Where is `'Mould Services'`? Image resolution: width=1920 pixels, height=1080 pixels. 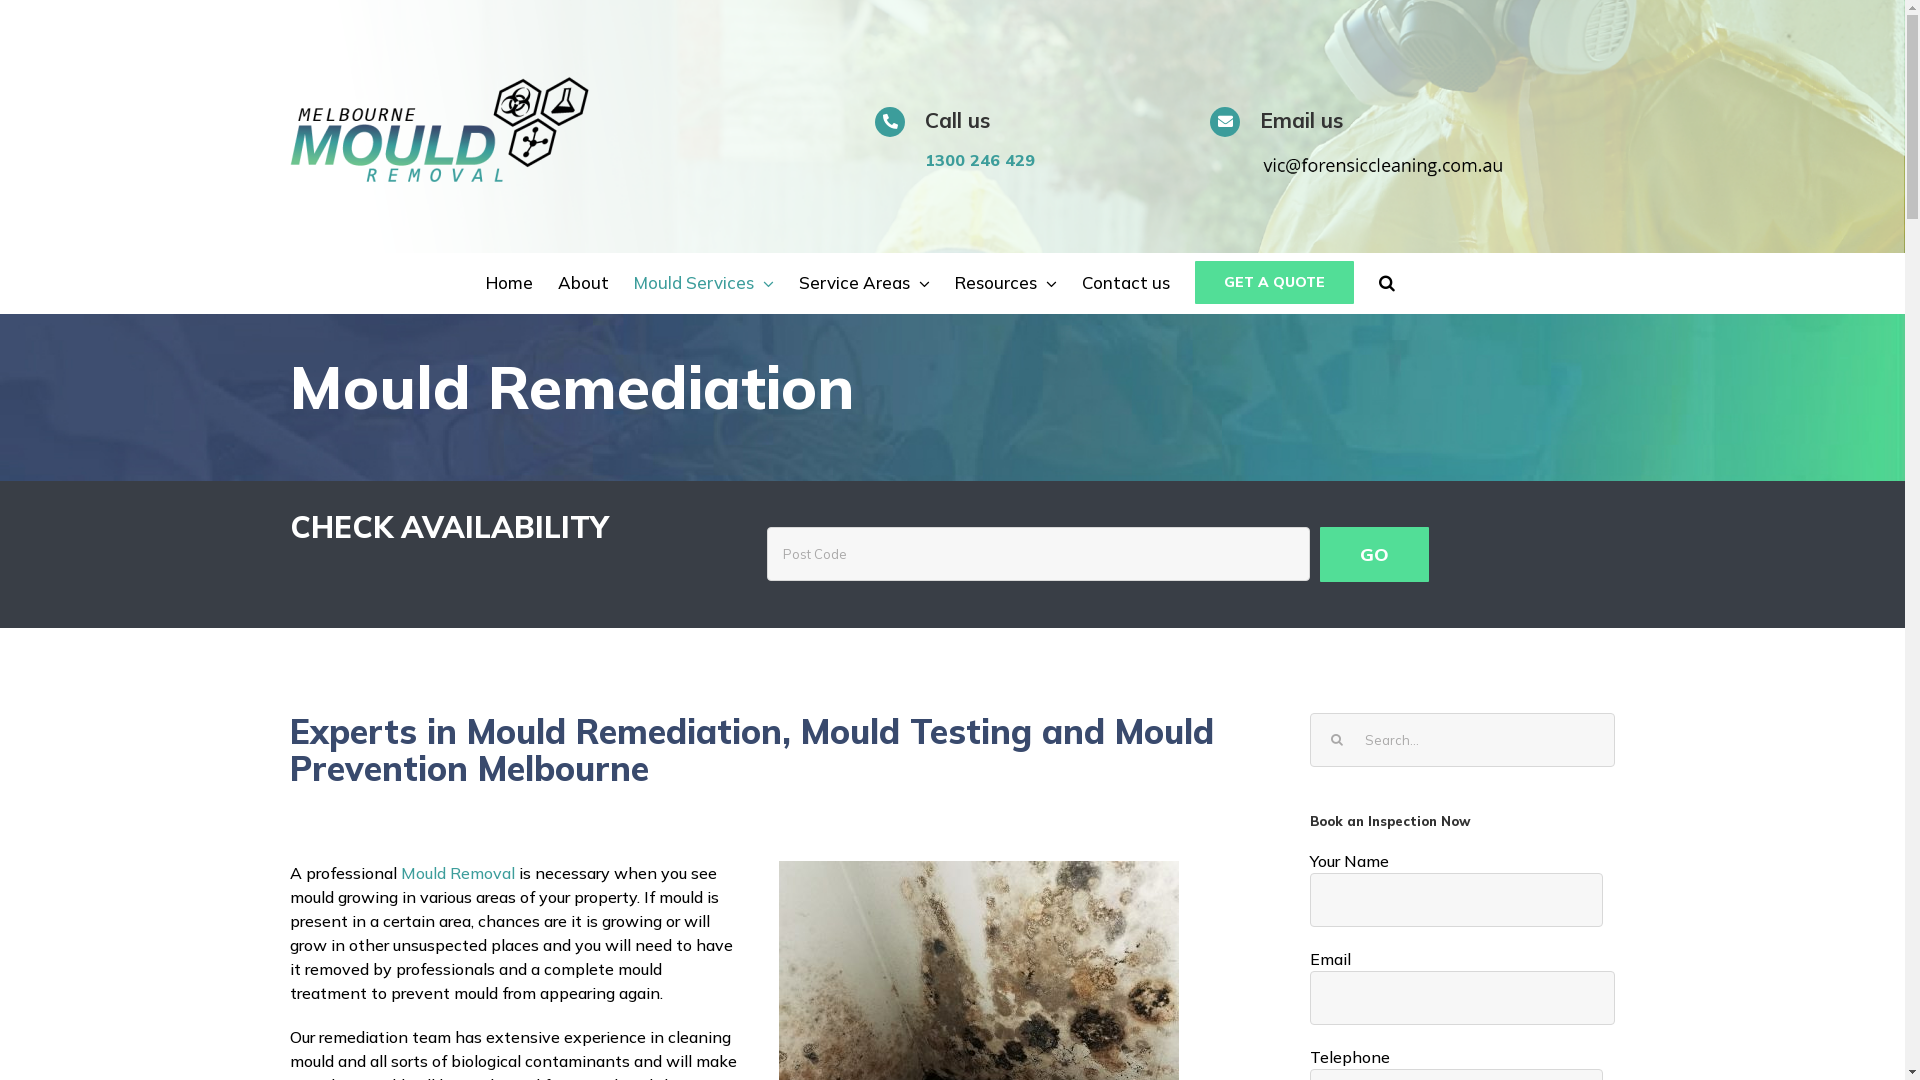
'Mould Services' is located at coordinates (704, 282).